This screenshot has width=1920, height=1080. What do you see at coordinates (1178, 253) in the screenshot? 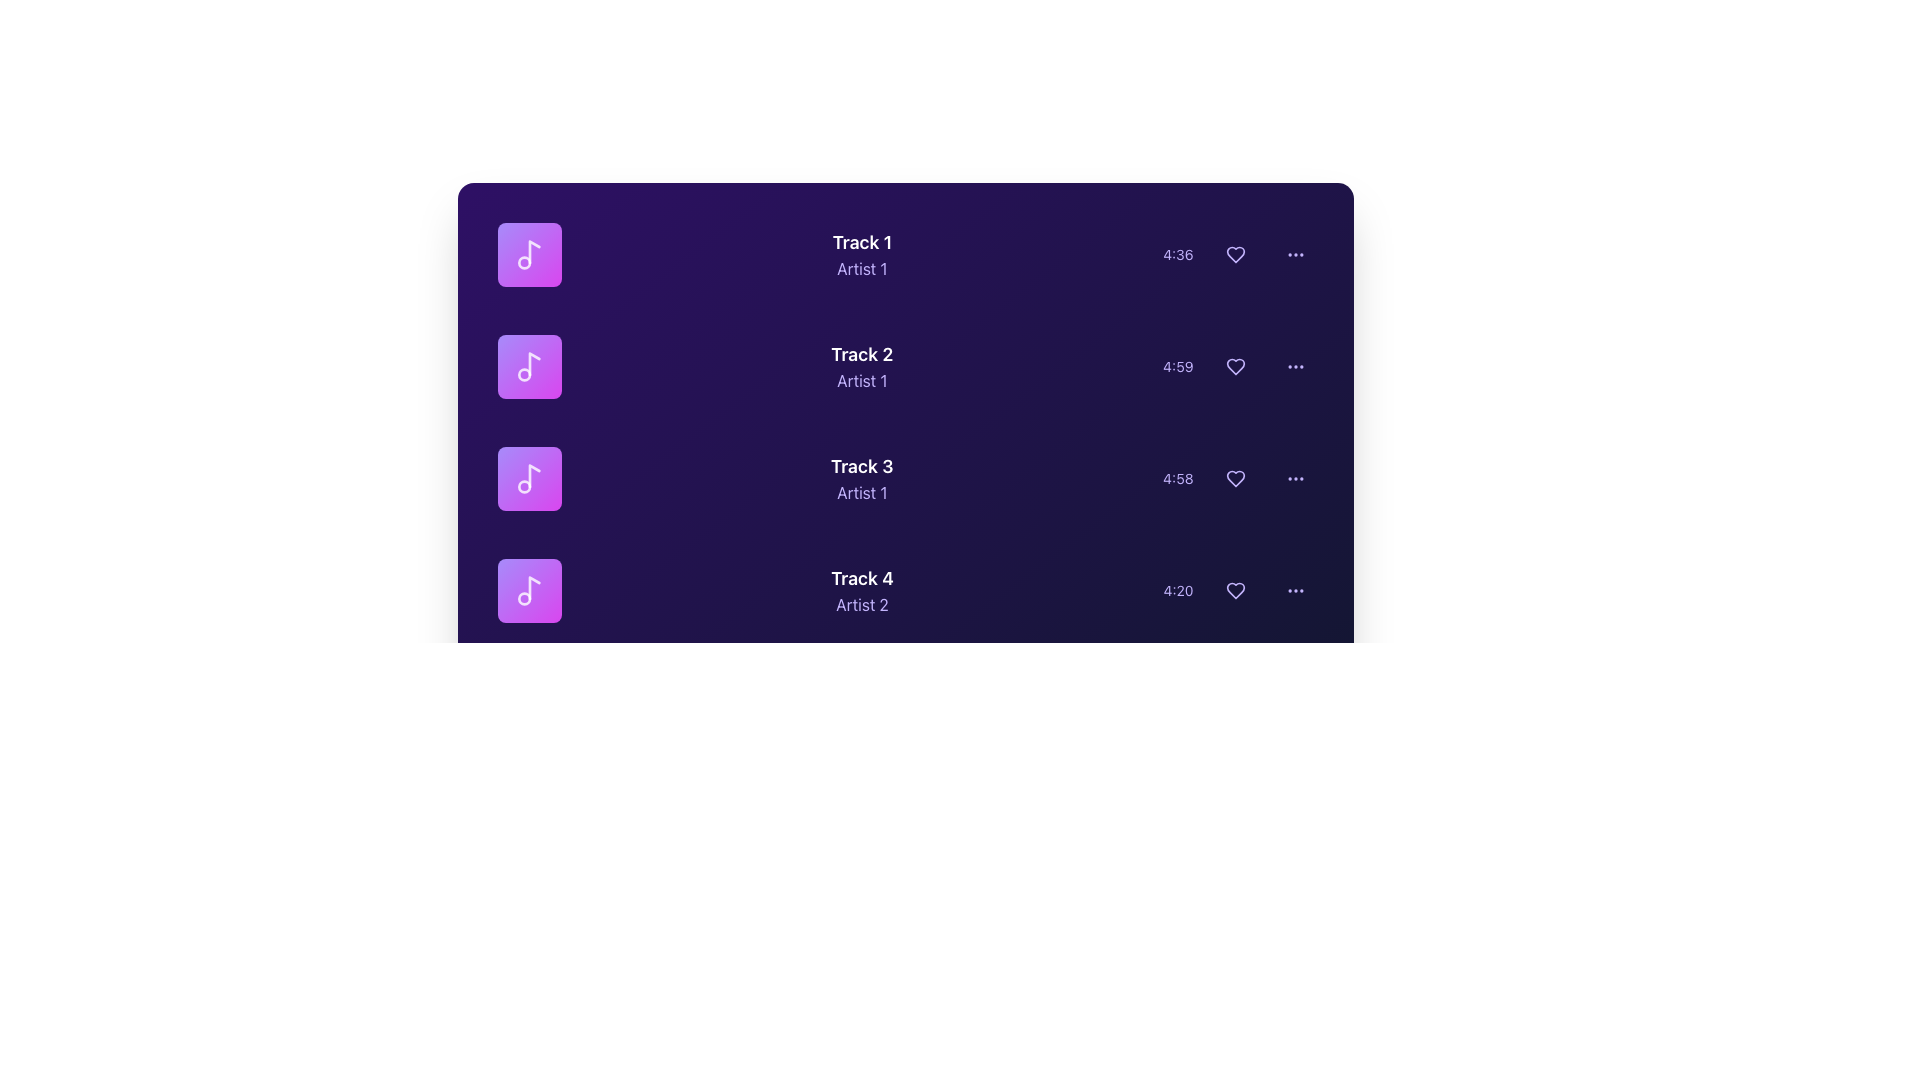
I see `the text label displaying the duration of the track, located to the right of 'Track 1' and 'Artist 1', and before the heart and ellipsis icons` at bounding box center [1178, 253].